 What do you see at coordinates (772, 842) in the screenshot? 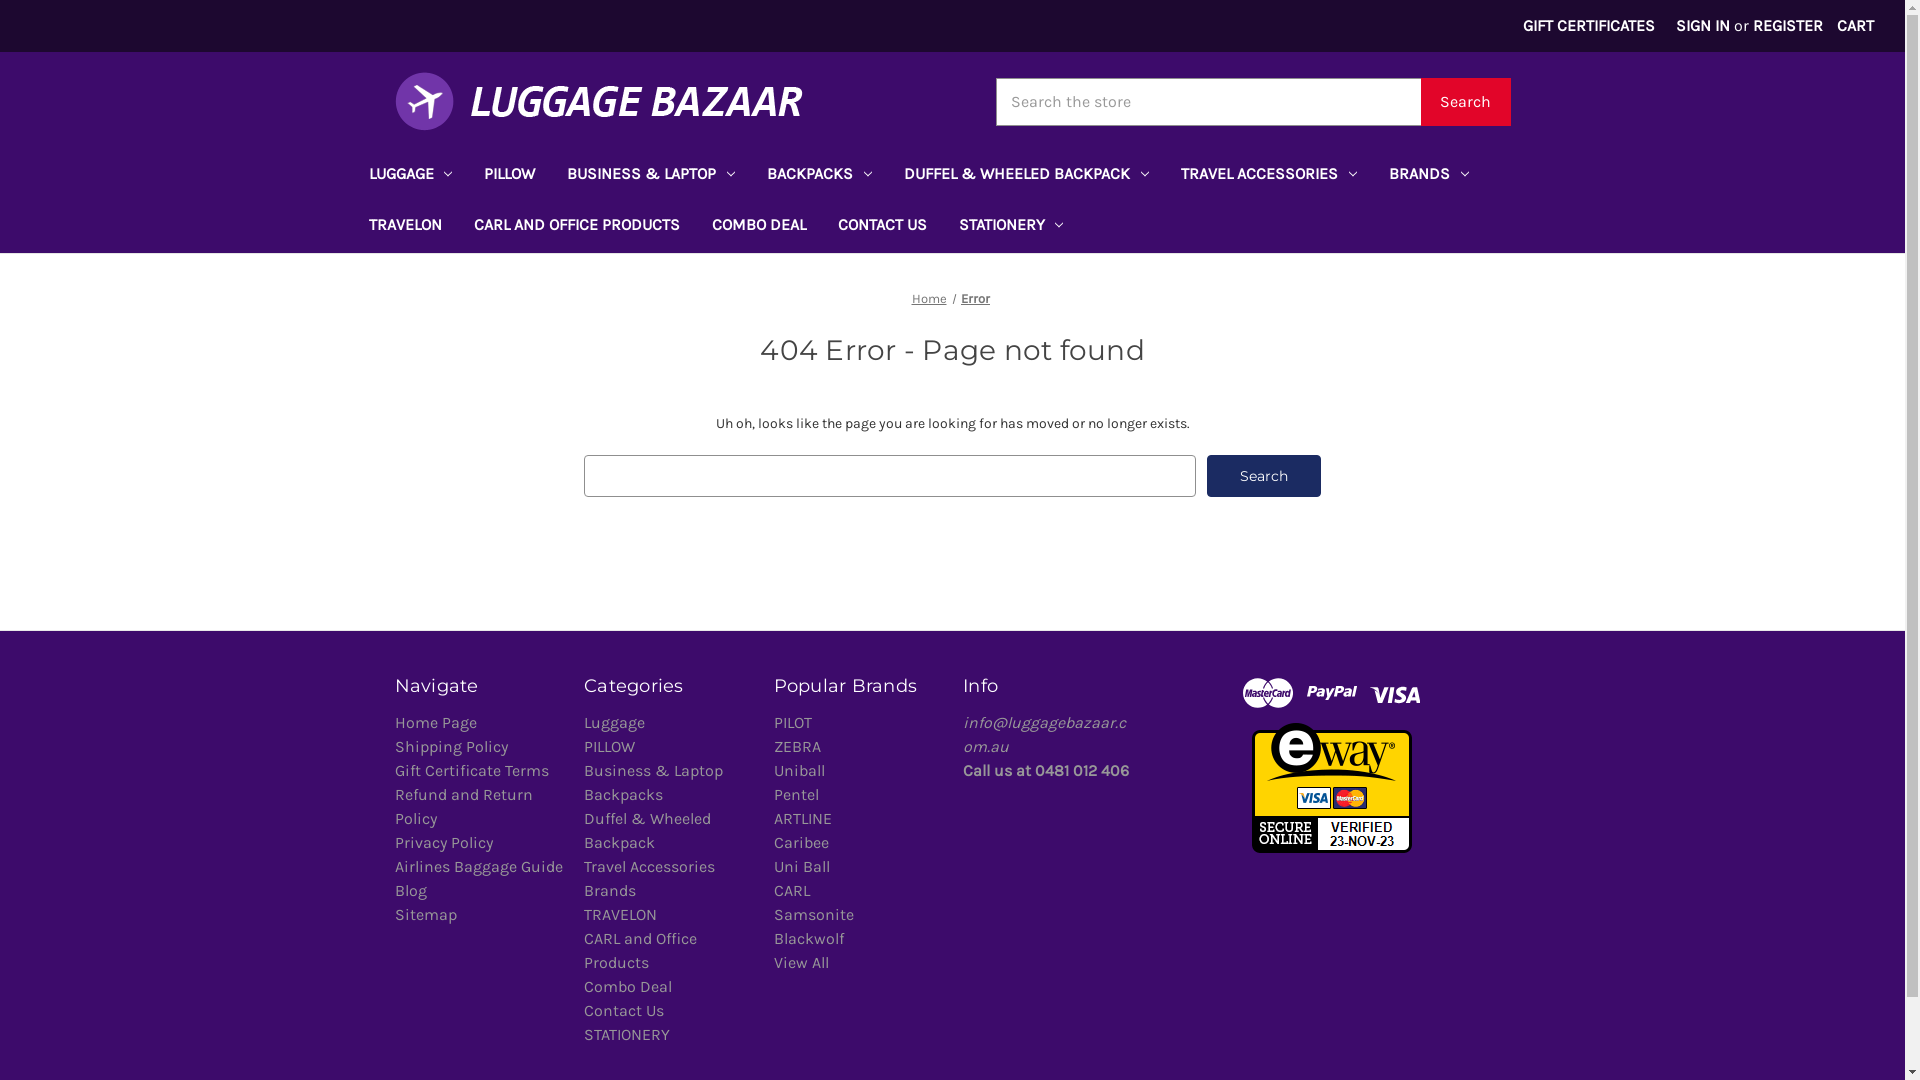
I see `'Caribee'` at bounding box center [772, 842].